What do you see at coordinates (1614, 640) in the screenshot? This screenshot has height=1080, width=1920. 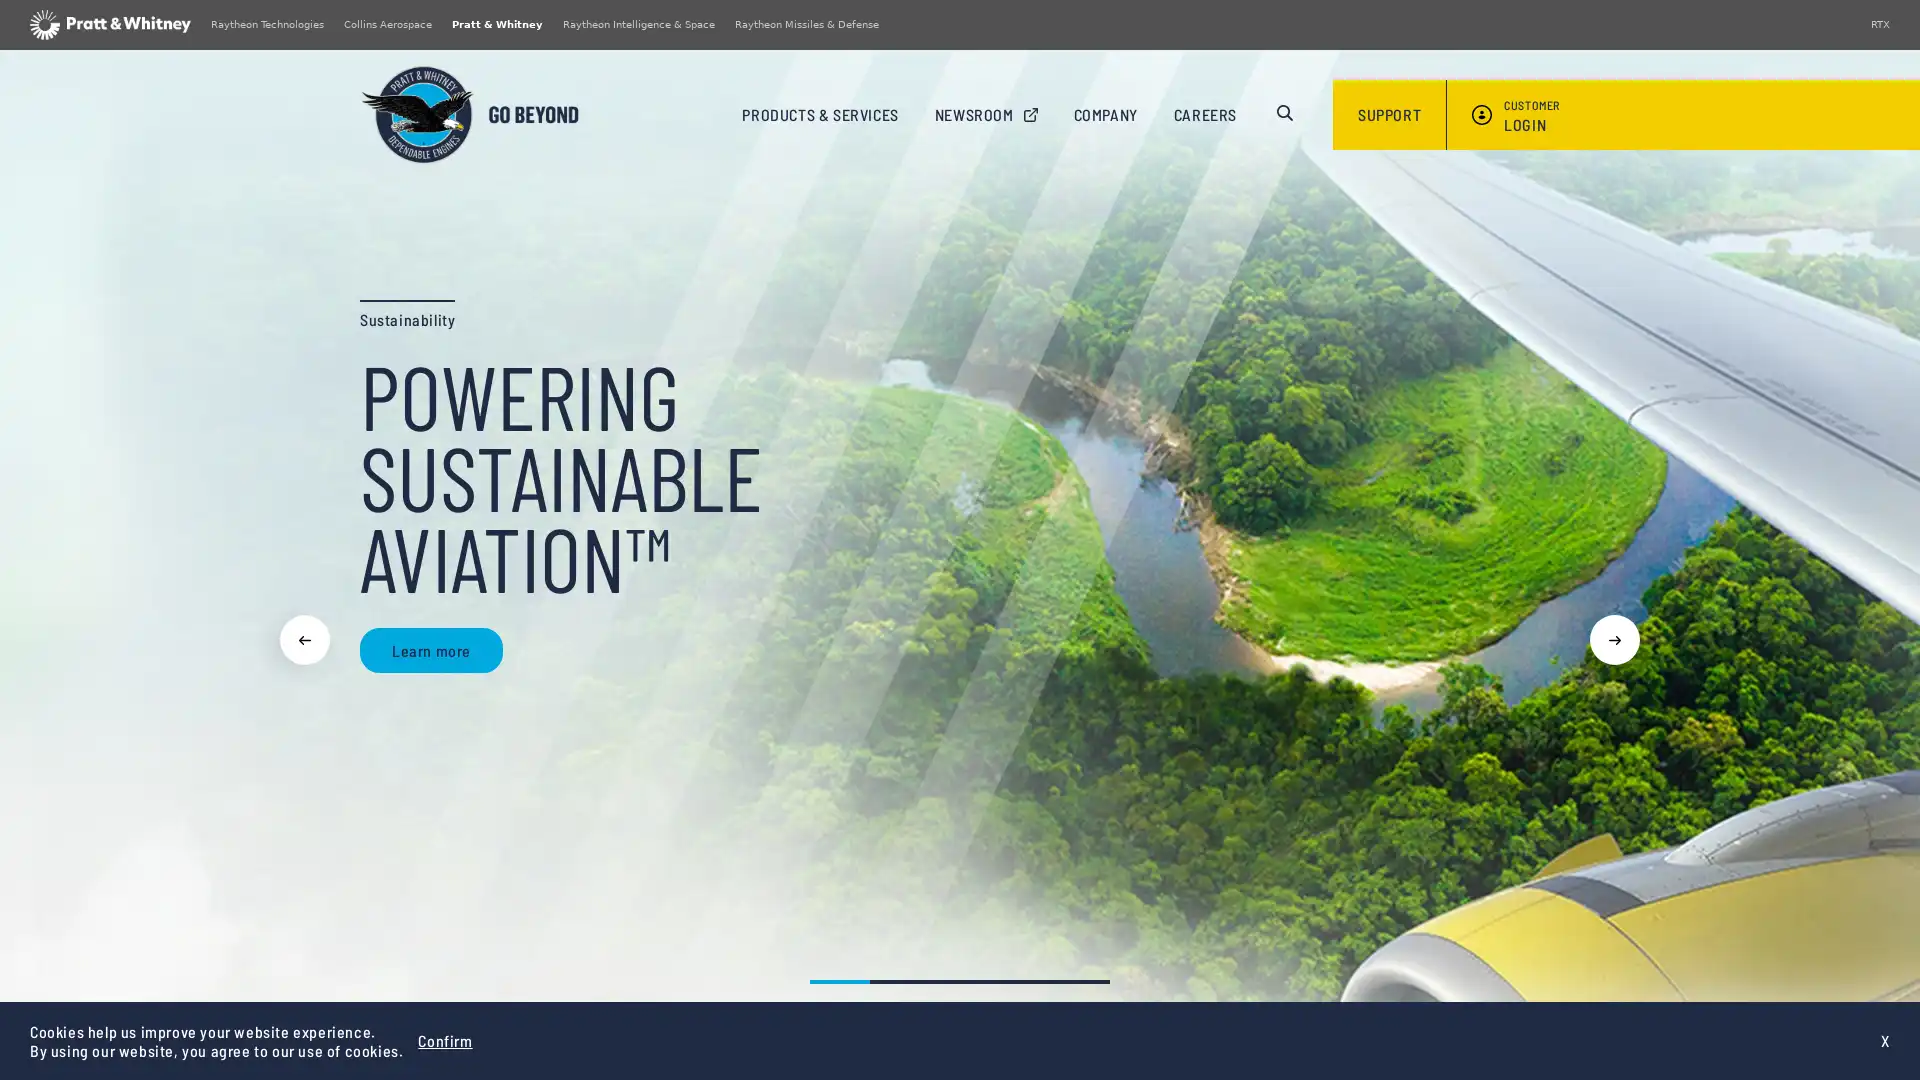 I see `Next slide` at bounding box center [1614, 640].